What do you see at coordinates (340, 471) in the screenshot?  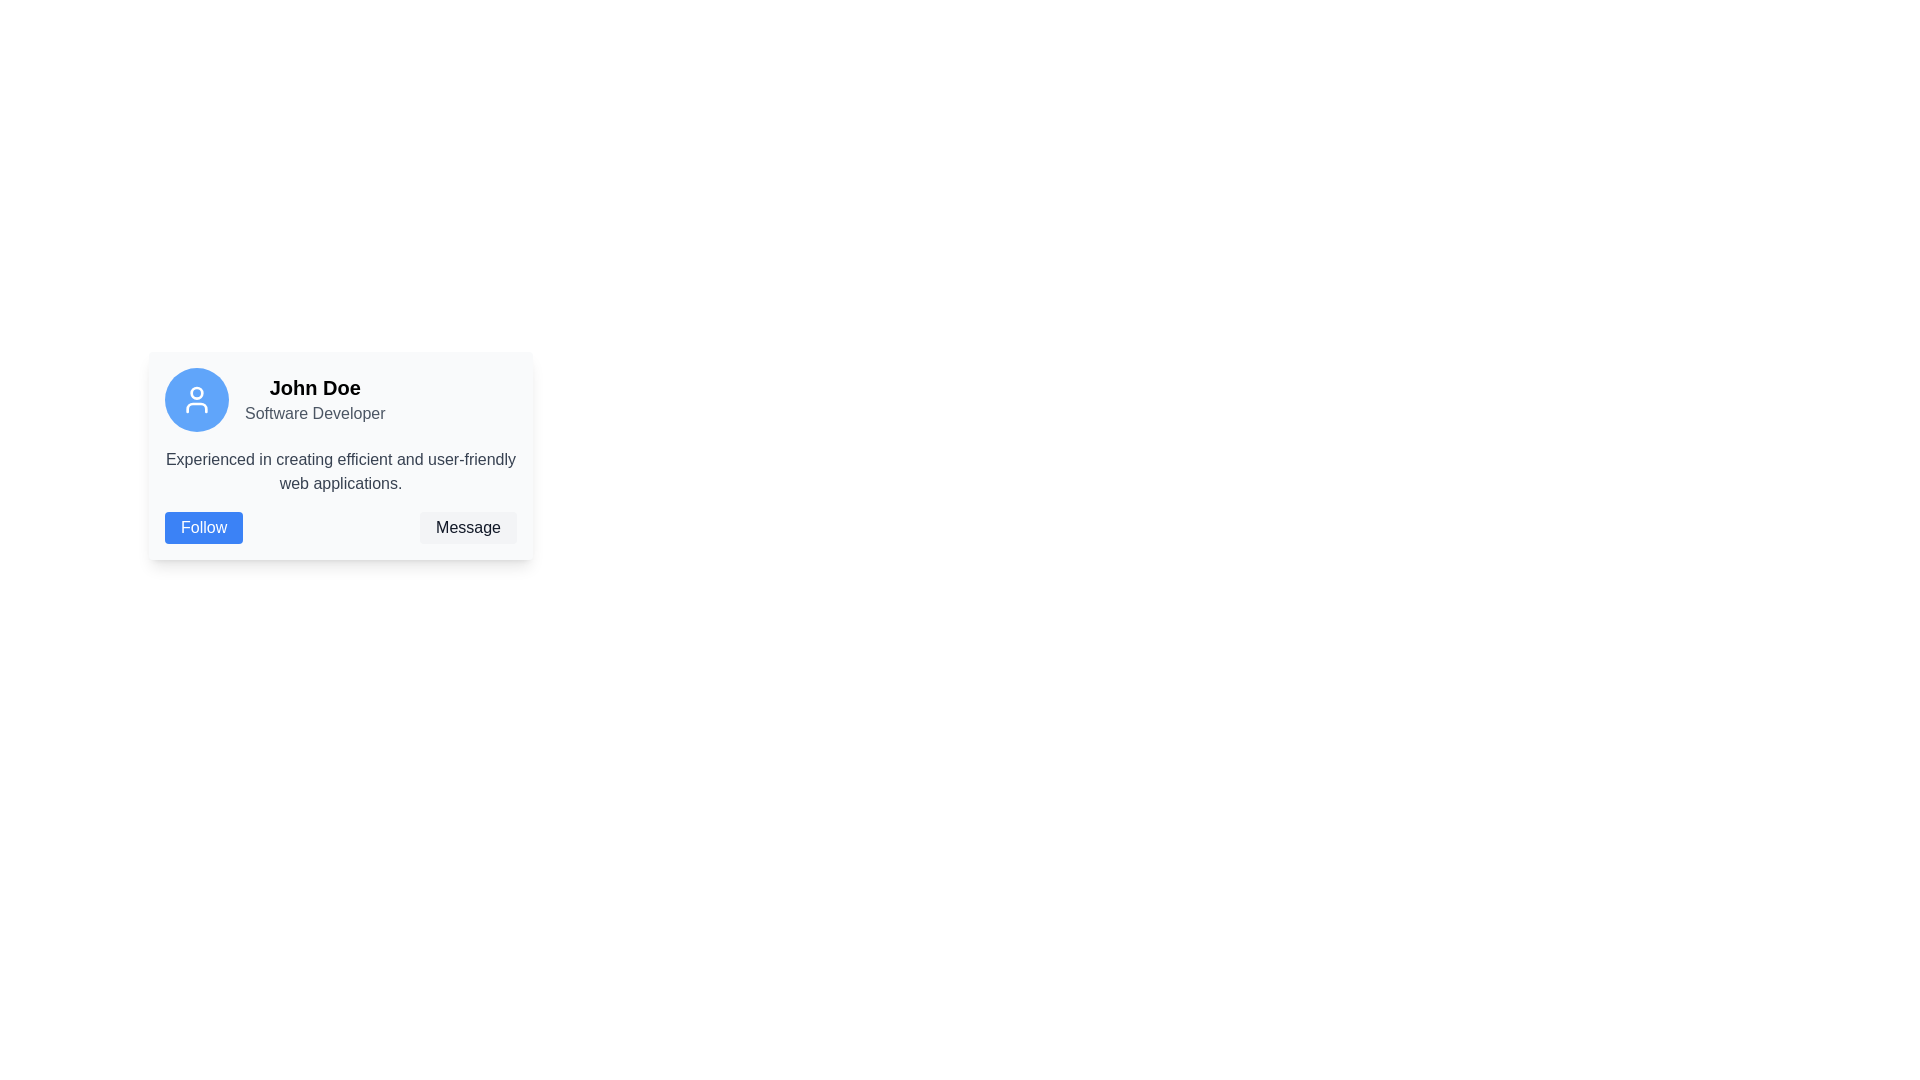 I see `the static Text Display element that provides additional descriptive information about the individual in the profile, located below the name 'John Doe' and above the 'Follow' and 'Message' buttons` at bounding box center [340, 471].